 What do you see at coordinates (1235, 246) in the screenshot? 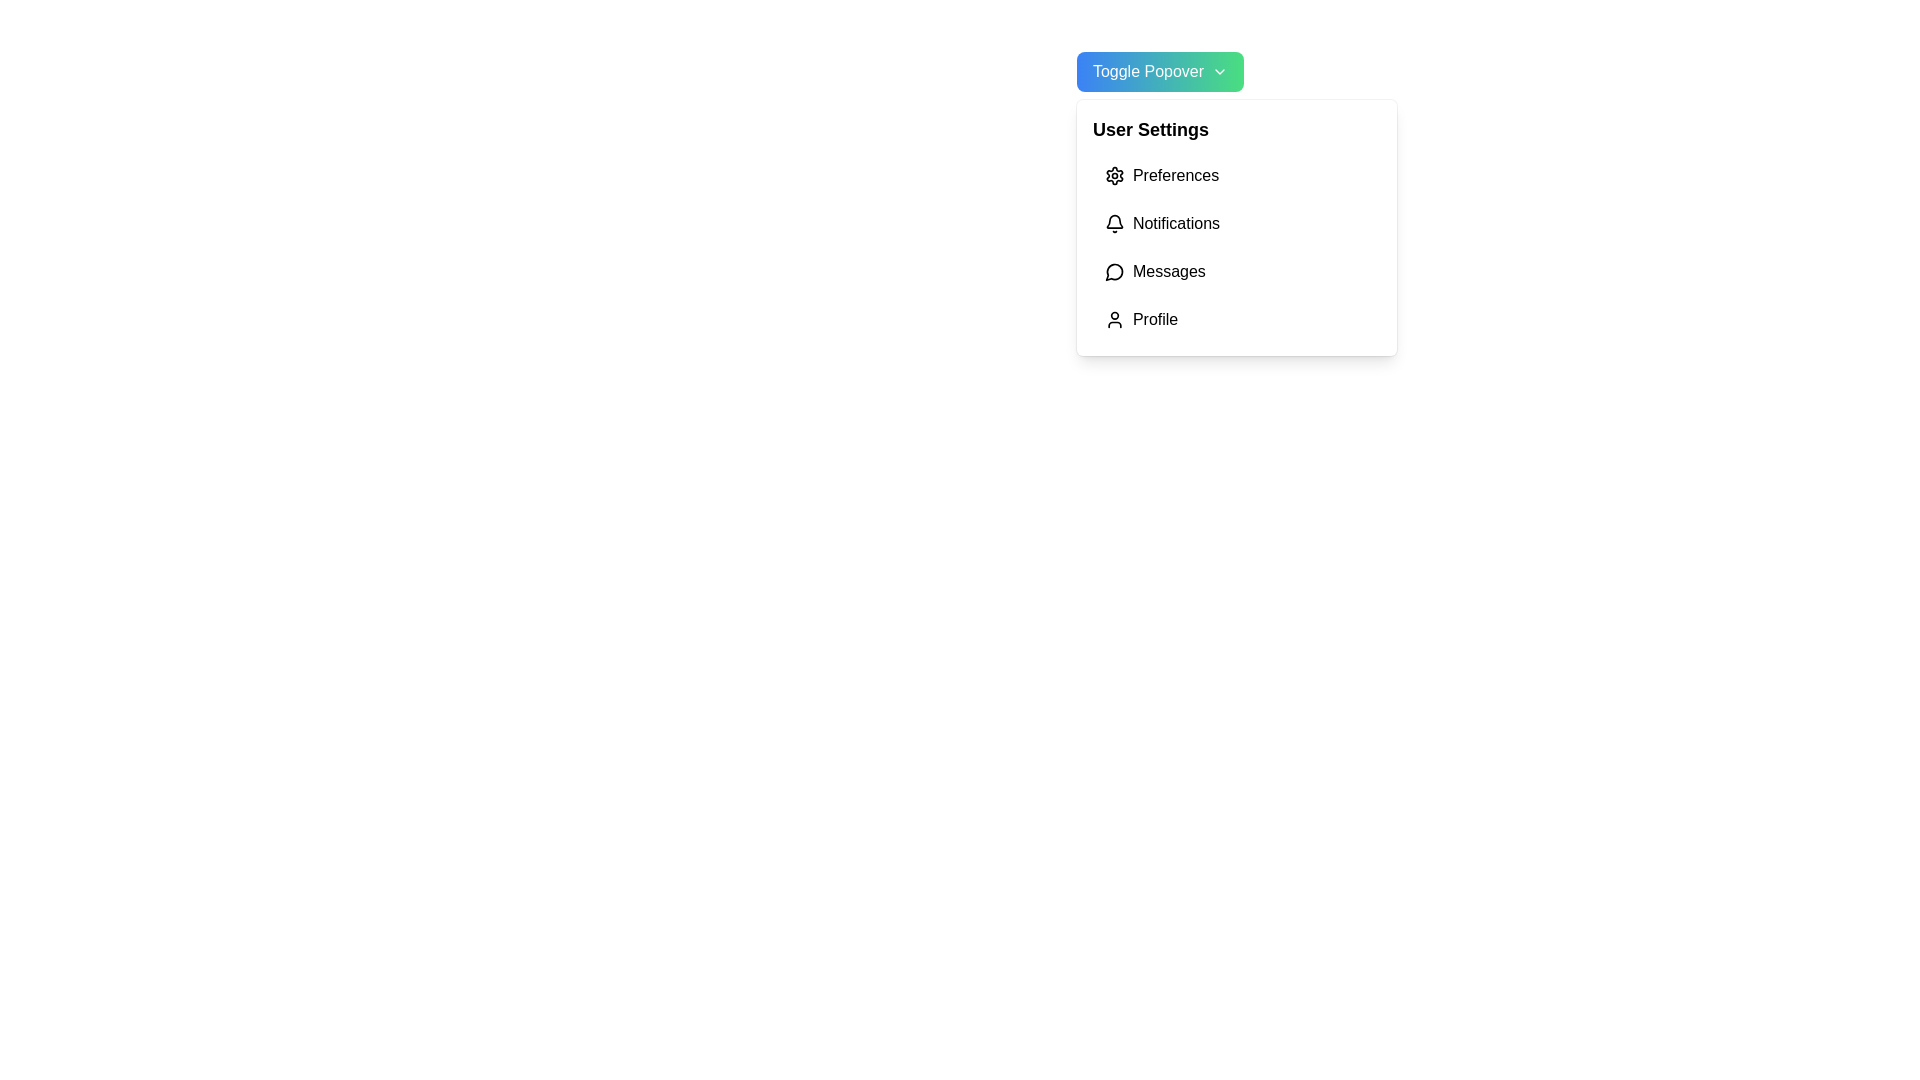
I see `the second item in the User Settings menu list` at bounding box center [1235, 246].